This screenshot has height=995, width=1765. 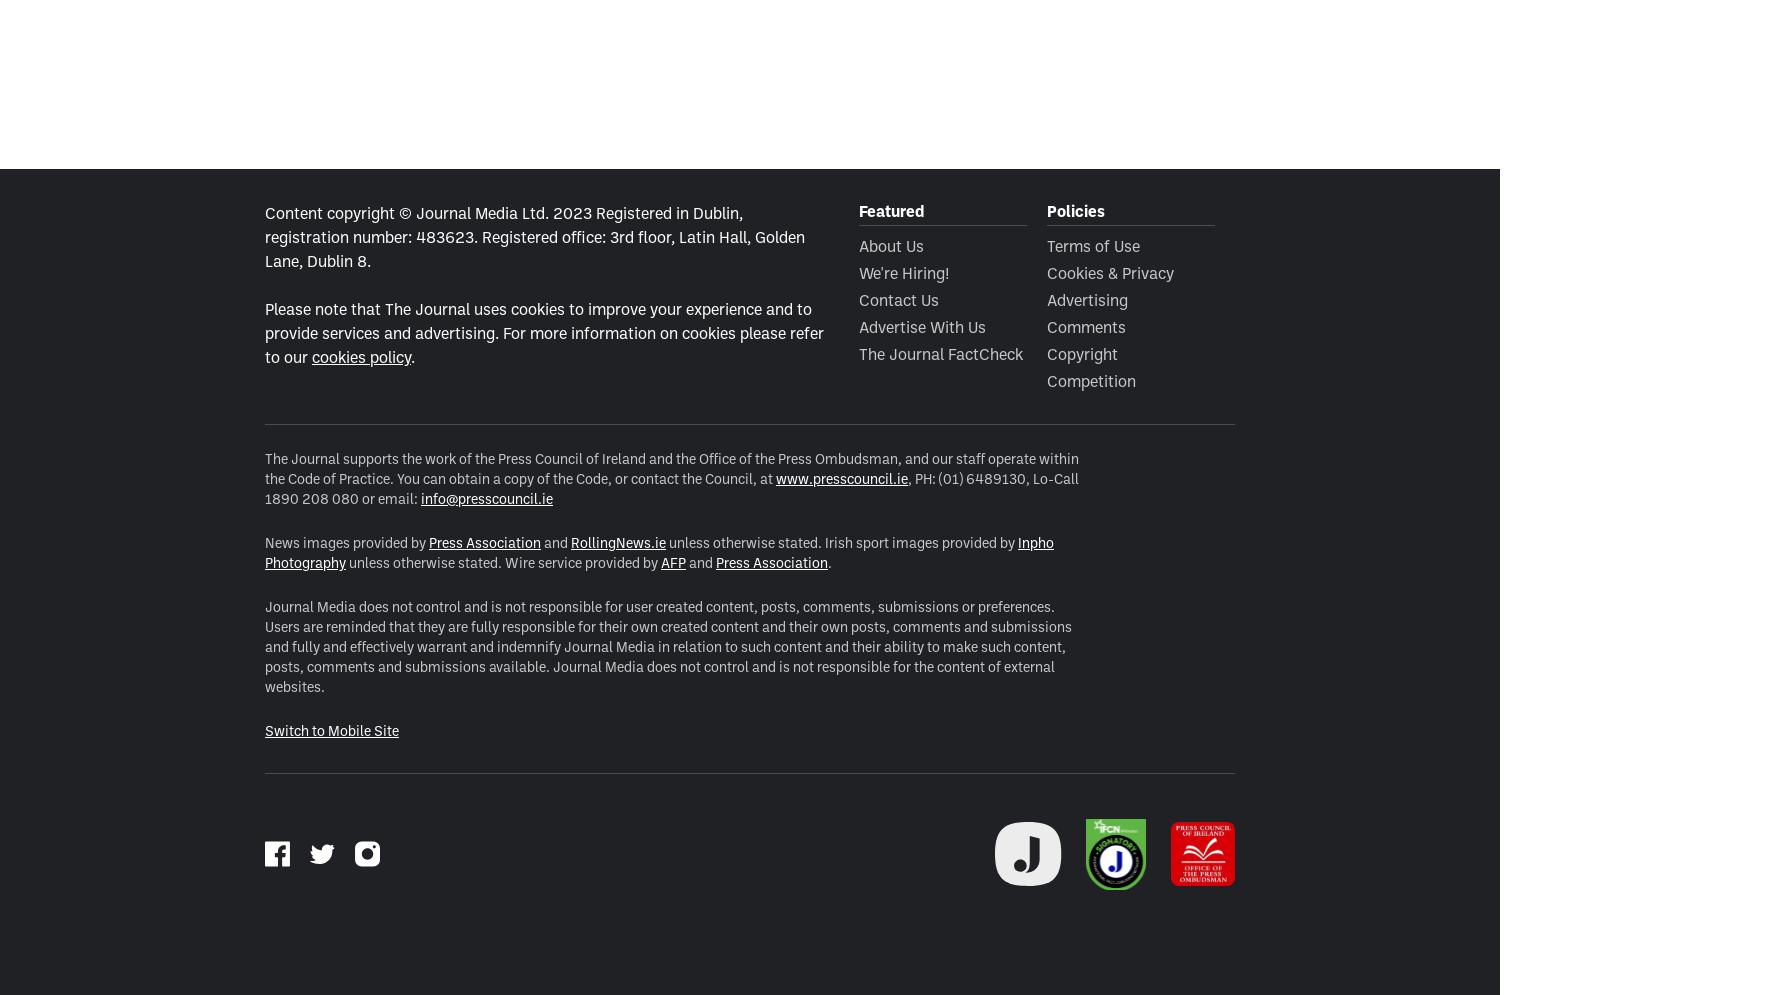 I want to click on 'About Us', so click(x=891, y=244).